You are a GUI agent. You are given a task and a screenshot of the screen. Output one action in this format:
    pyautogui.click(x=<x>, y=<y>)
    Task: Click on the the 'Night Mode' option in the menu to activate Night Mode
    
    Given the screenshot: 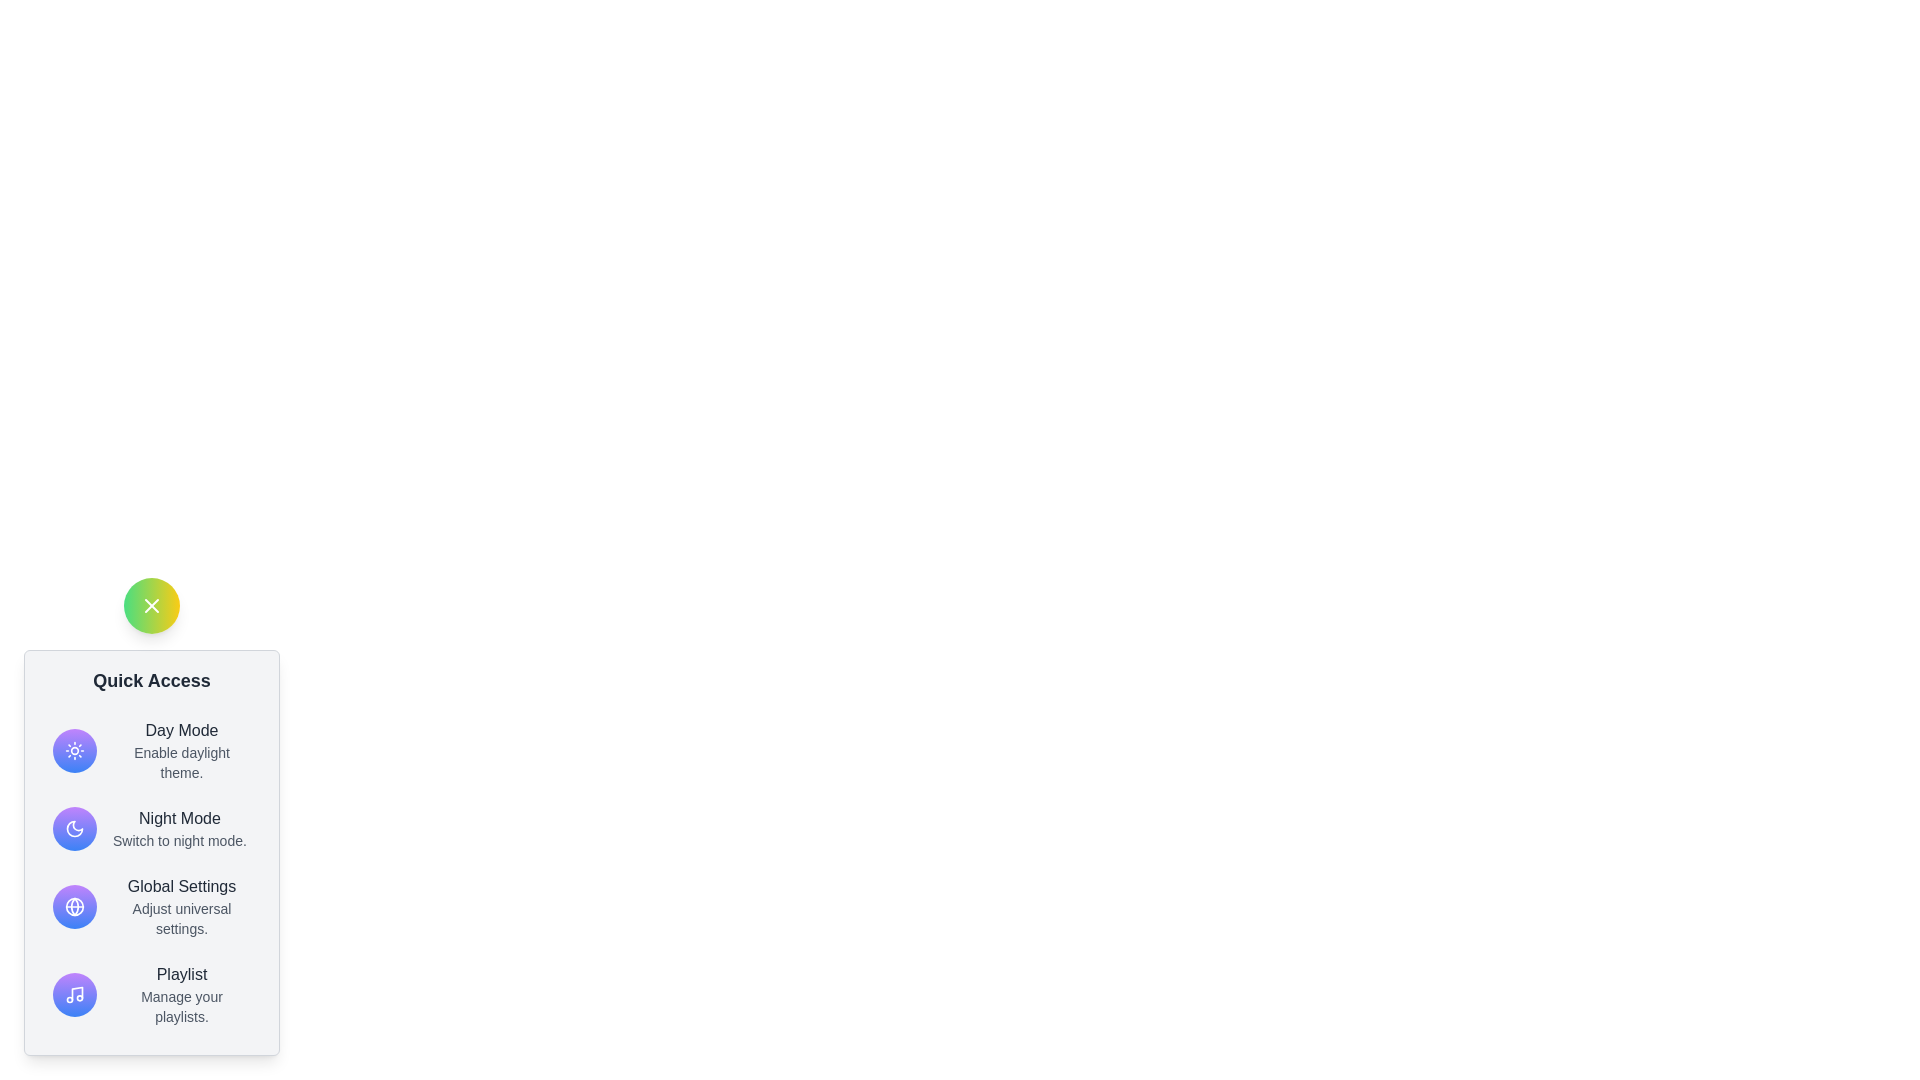 What is the action you would take?
    pyautogui.click(x=151, y=829)
    